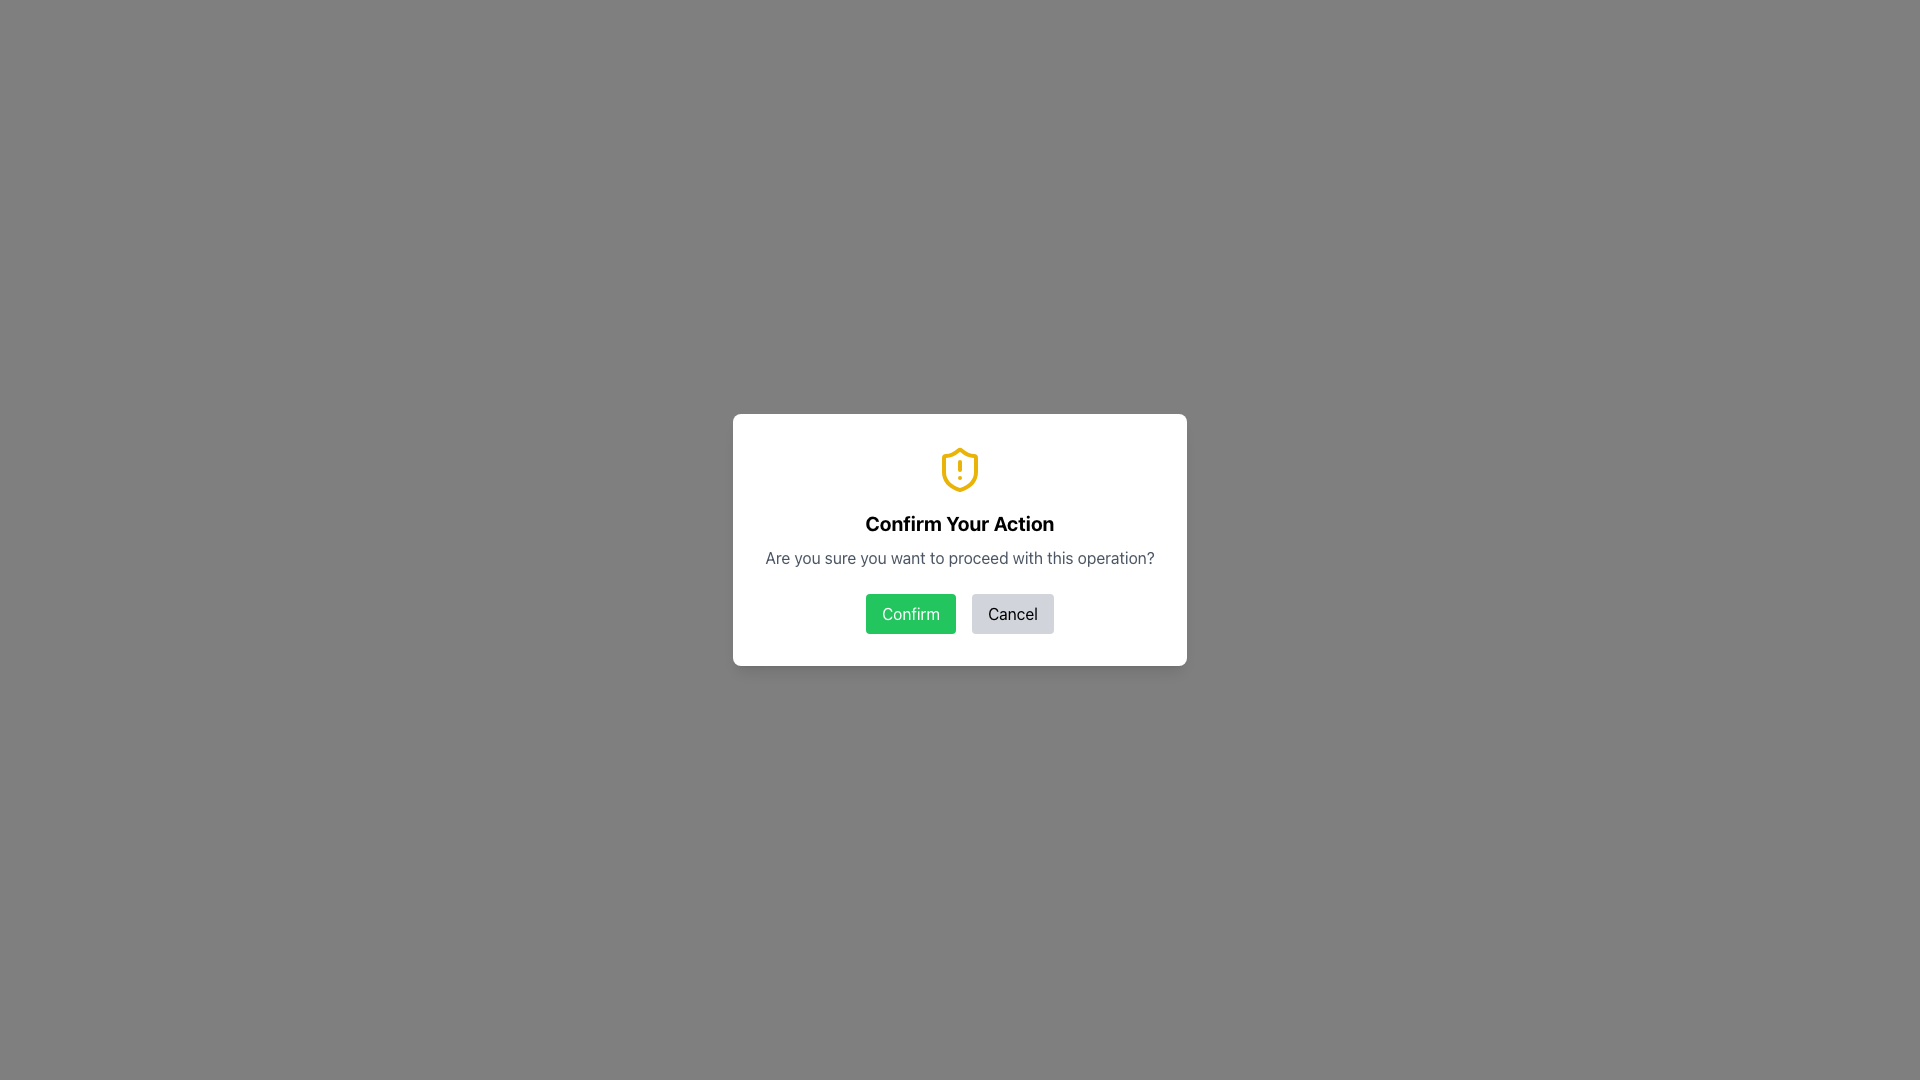  Describe the element at coordinates (910, 612) in the screenshot. I see `the 'Confirm' button located near the bottom center of the dialog box, directly under the text 'Are you sure you want to proceed with this operation?'` at that location.